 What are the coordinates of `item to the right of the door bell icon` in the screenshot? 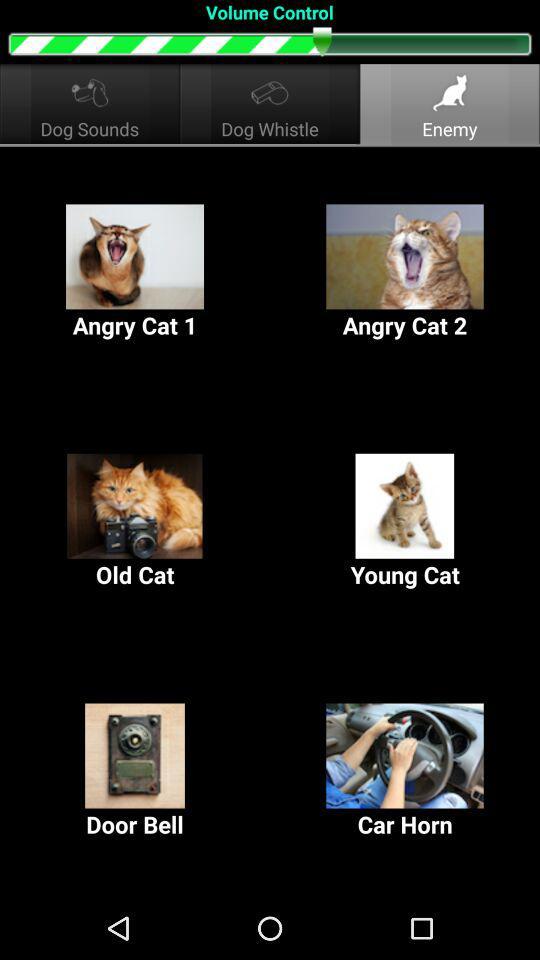 It's located at (405, 770).